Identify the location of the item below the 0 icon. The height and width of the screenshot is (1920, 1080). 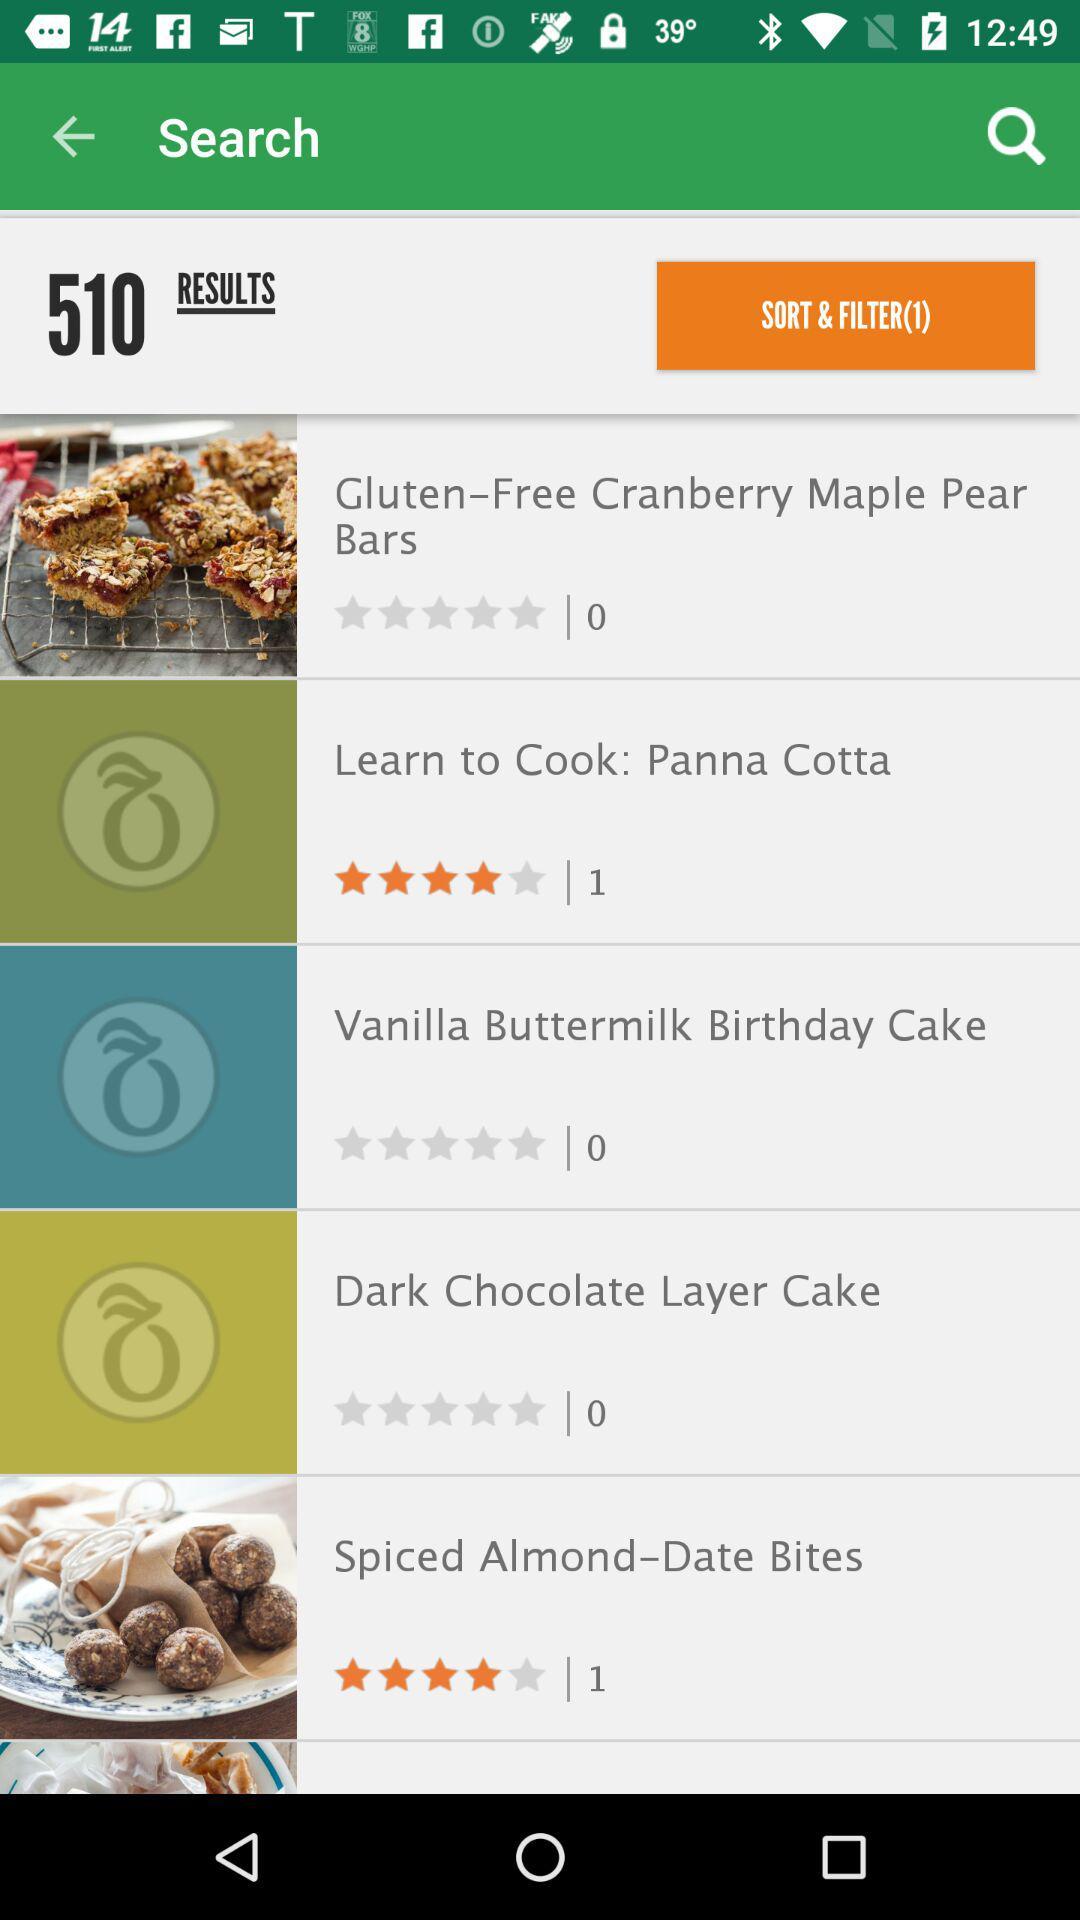
(683, 759).